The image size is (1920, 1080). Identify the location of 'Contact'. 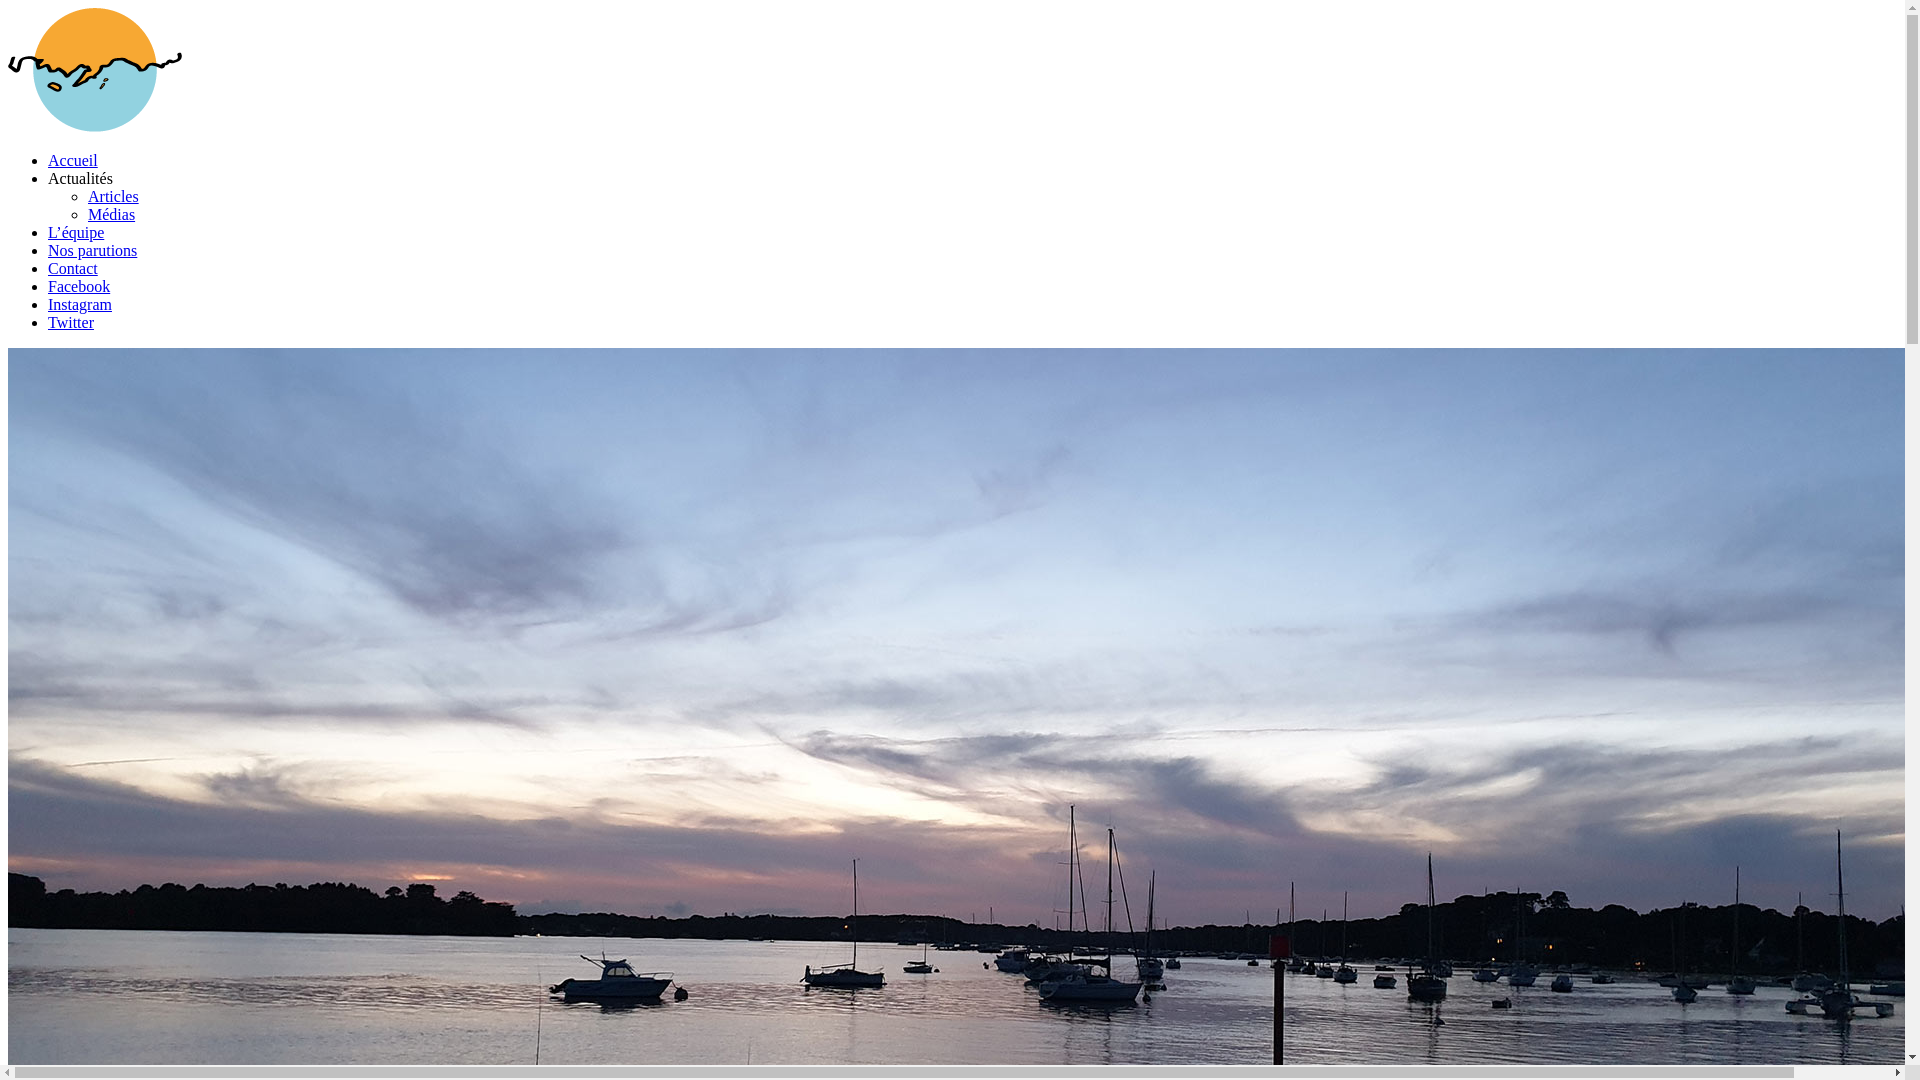
(72, 267).